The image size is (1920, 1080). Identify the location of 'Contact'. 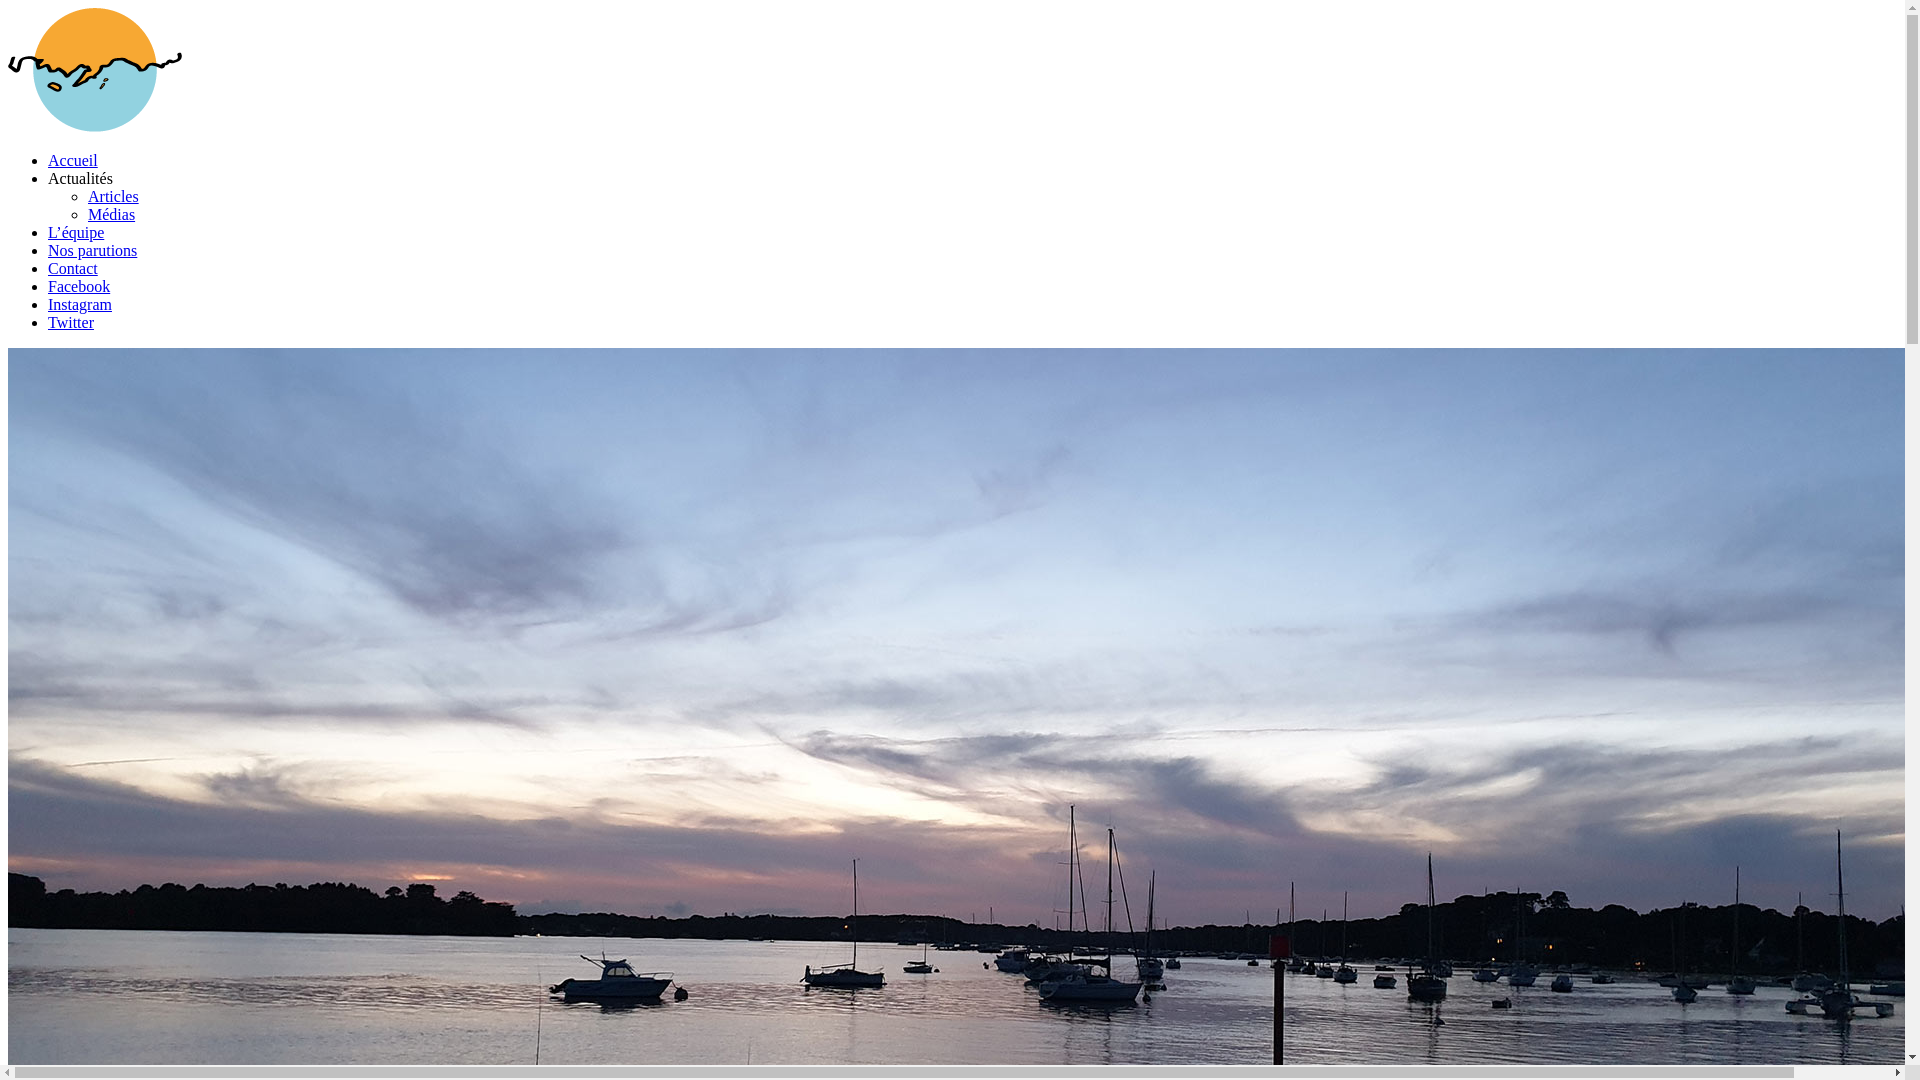
(72, 267).